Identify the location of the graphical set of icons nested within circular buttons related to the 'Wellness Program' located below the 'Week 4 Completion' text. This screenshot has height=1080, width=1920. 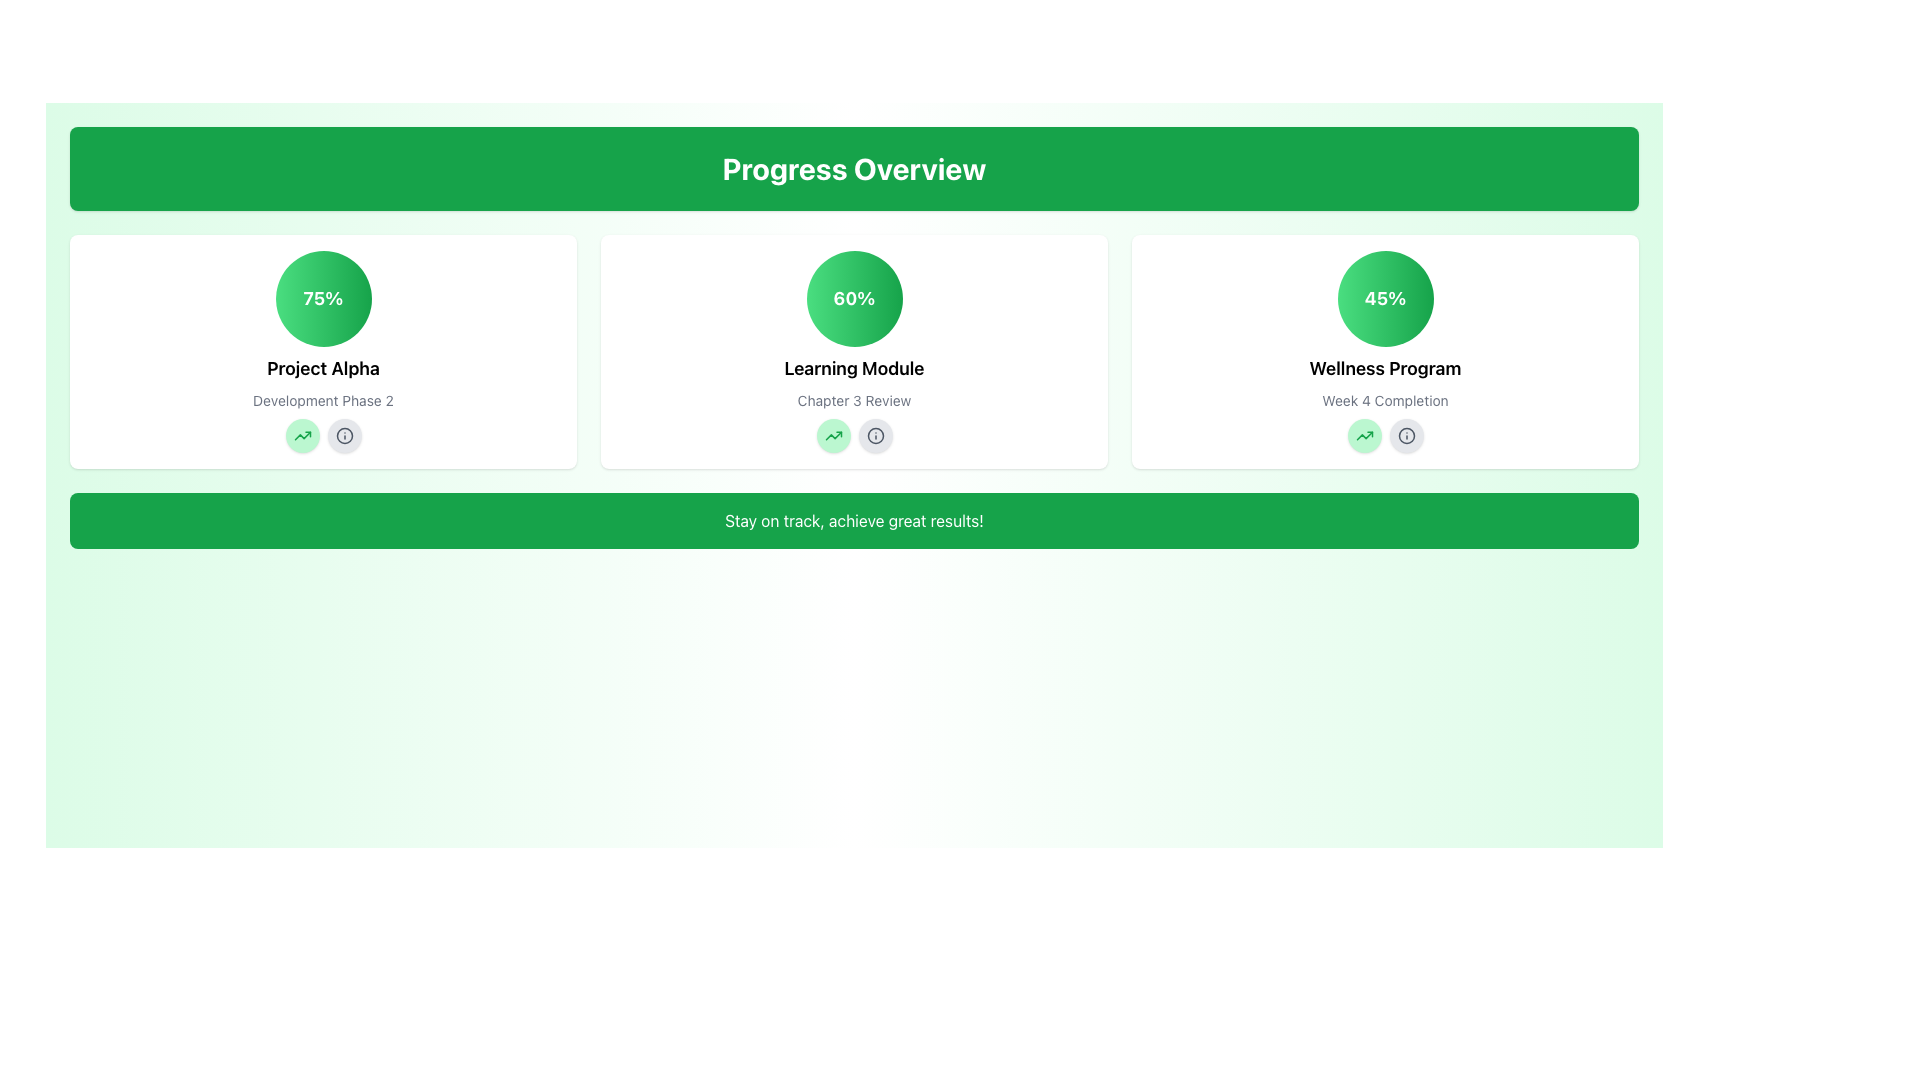
(1384, 434).